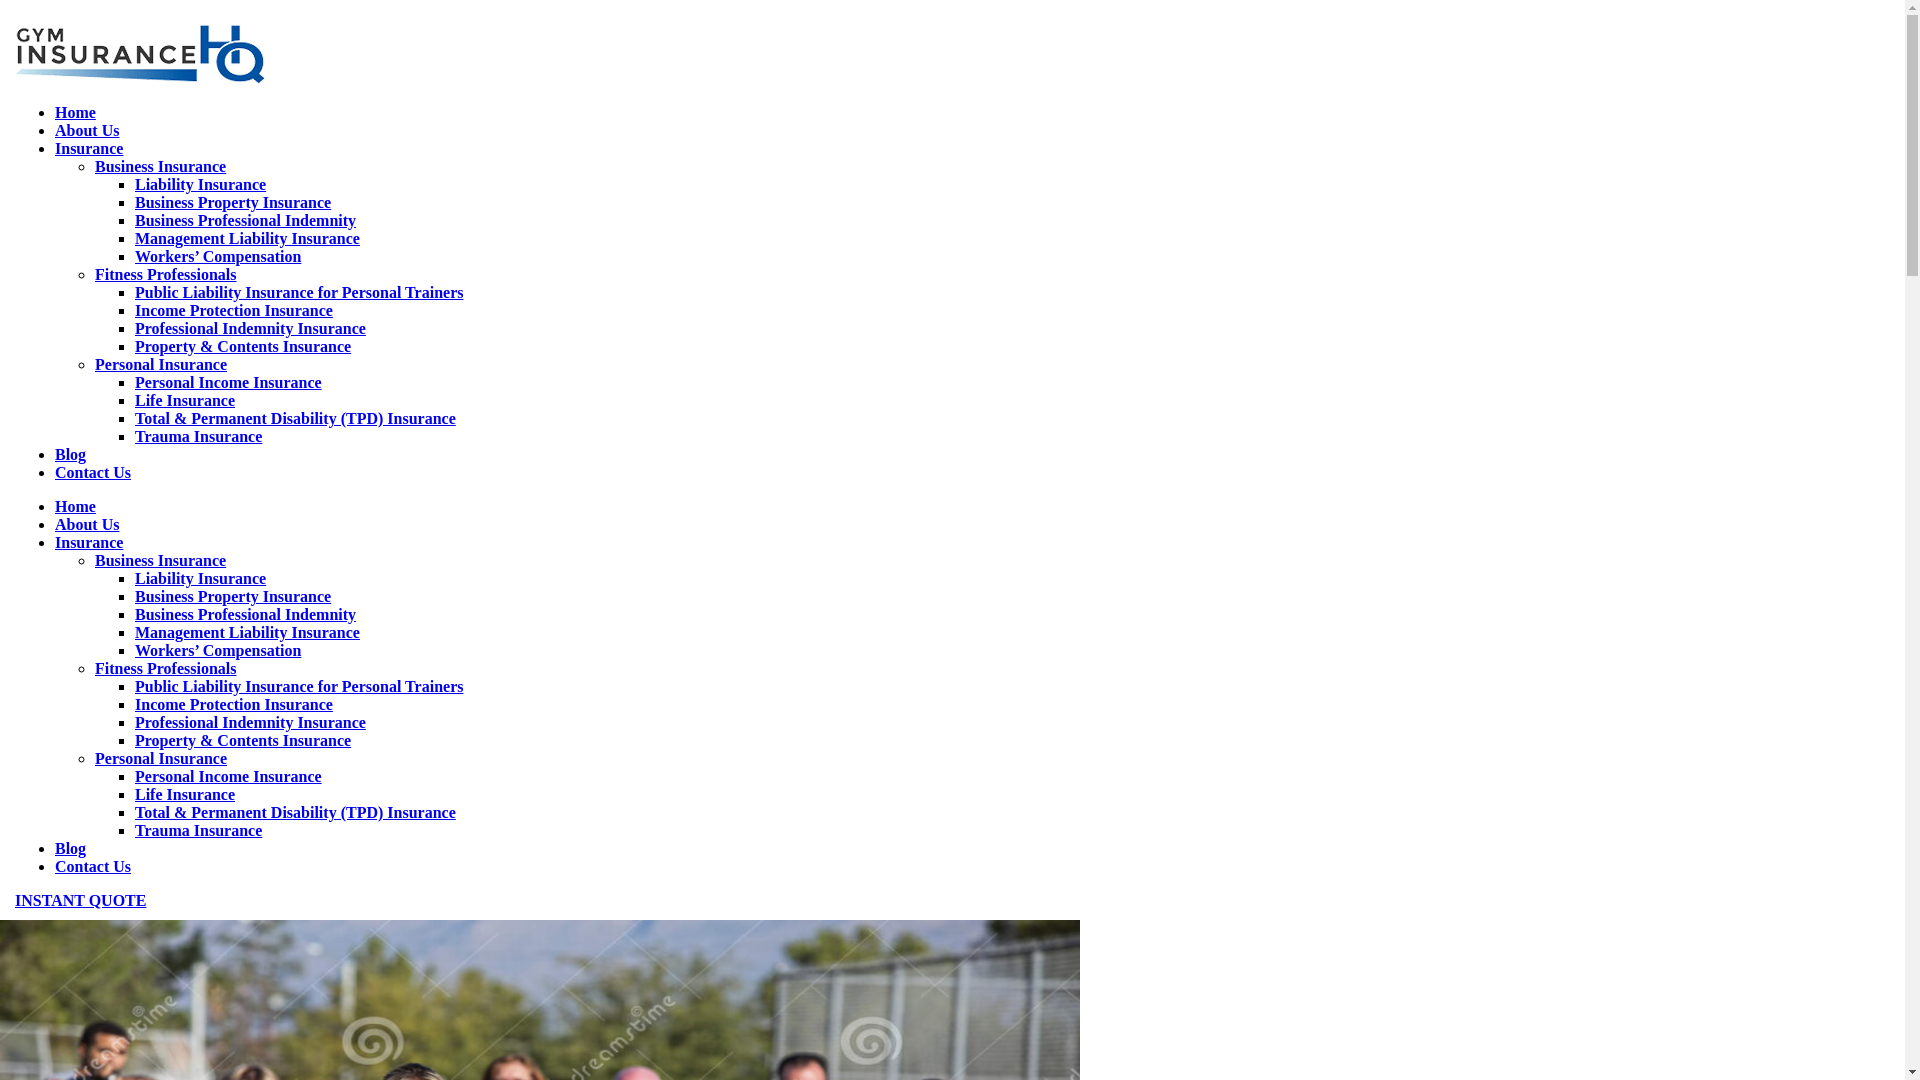 The height and width of the screenshot is (1080, 1920). What do you see at coordinates (228, 382) in the screenshot?
I see `'Personal Income Insurance'` at bounding box center [228, 382].